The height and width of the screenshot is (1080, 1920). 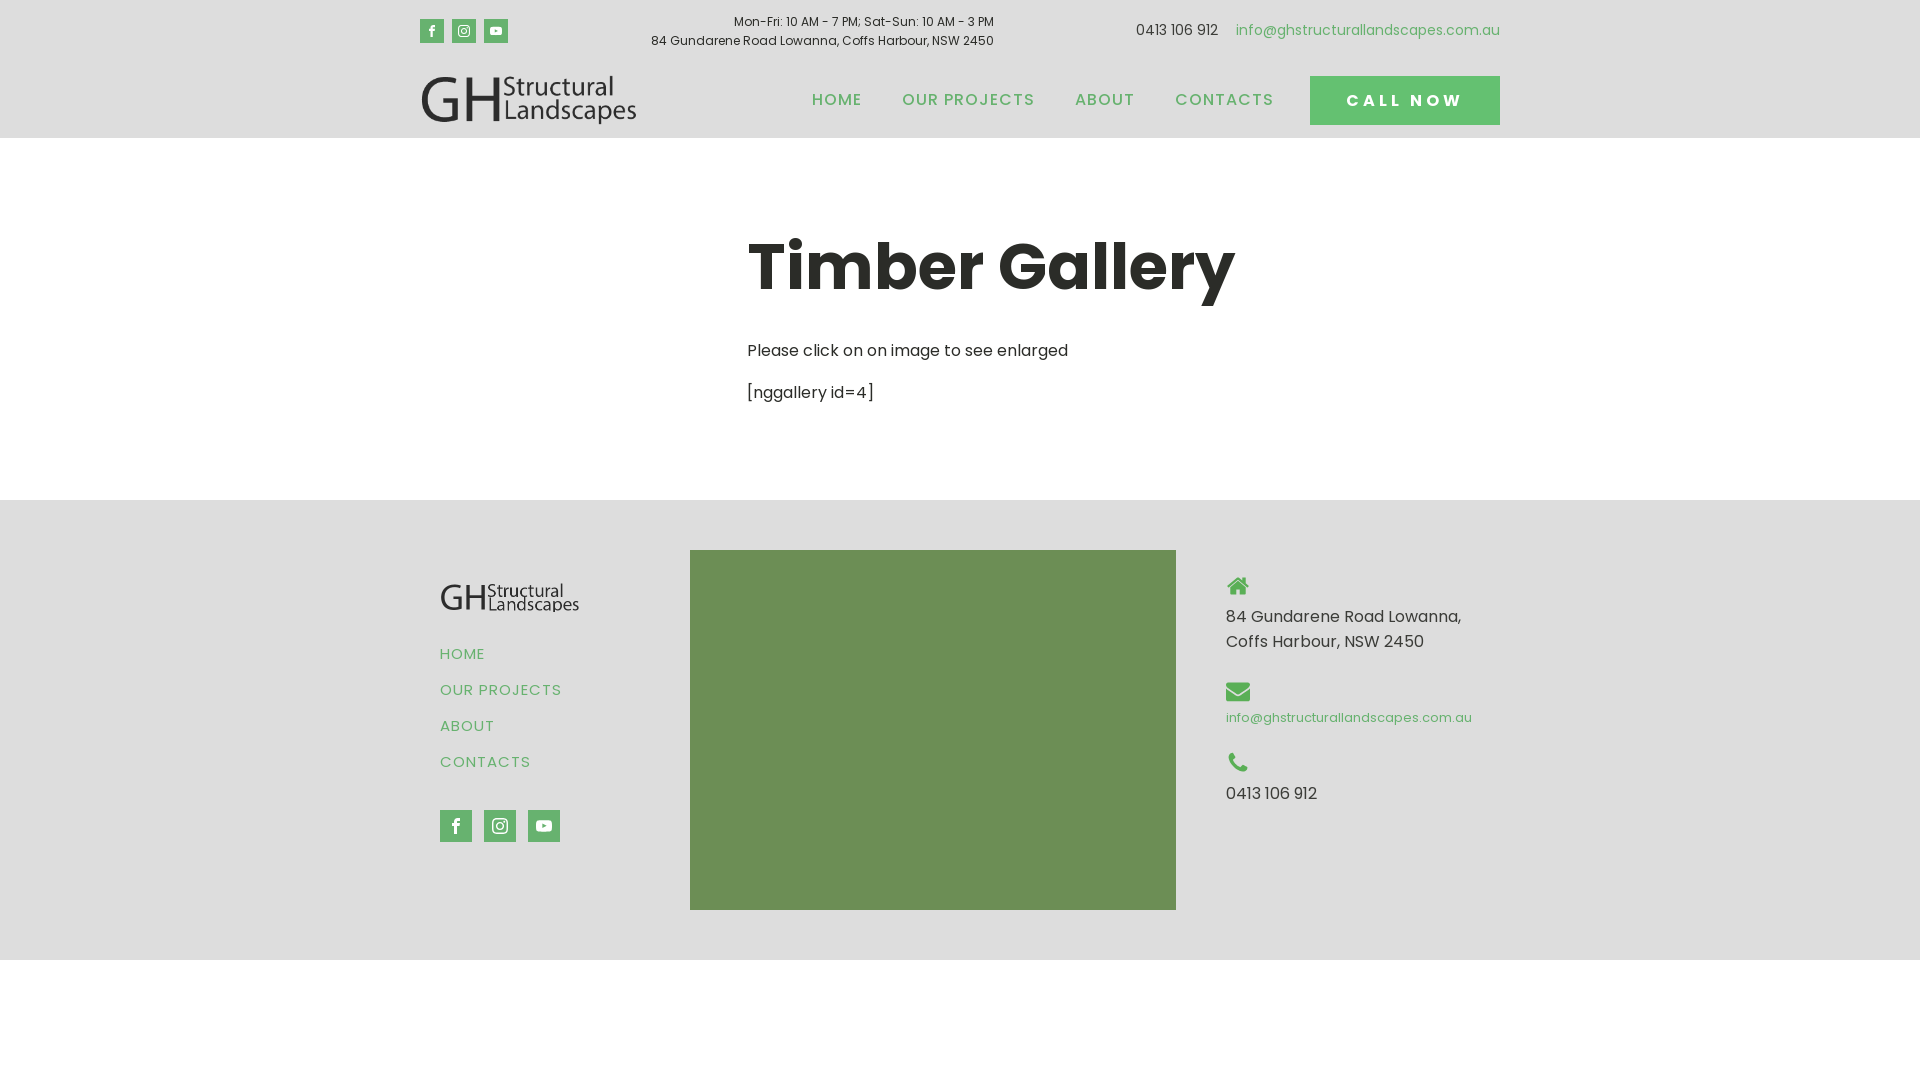 What do you see at coordinates (500, 654) in the screenshot?
I see `'HOME'` at bounding box center [500, 654].